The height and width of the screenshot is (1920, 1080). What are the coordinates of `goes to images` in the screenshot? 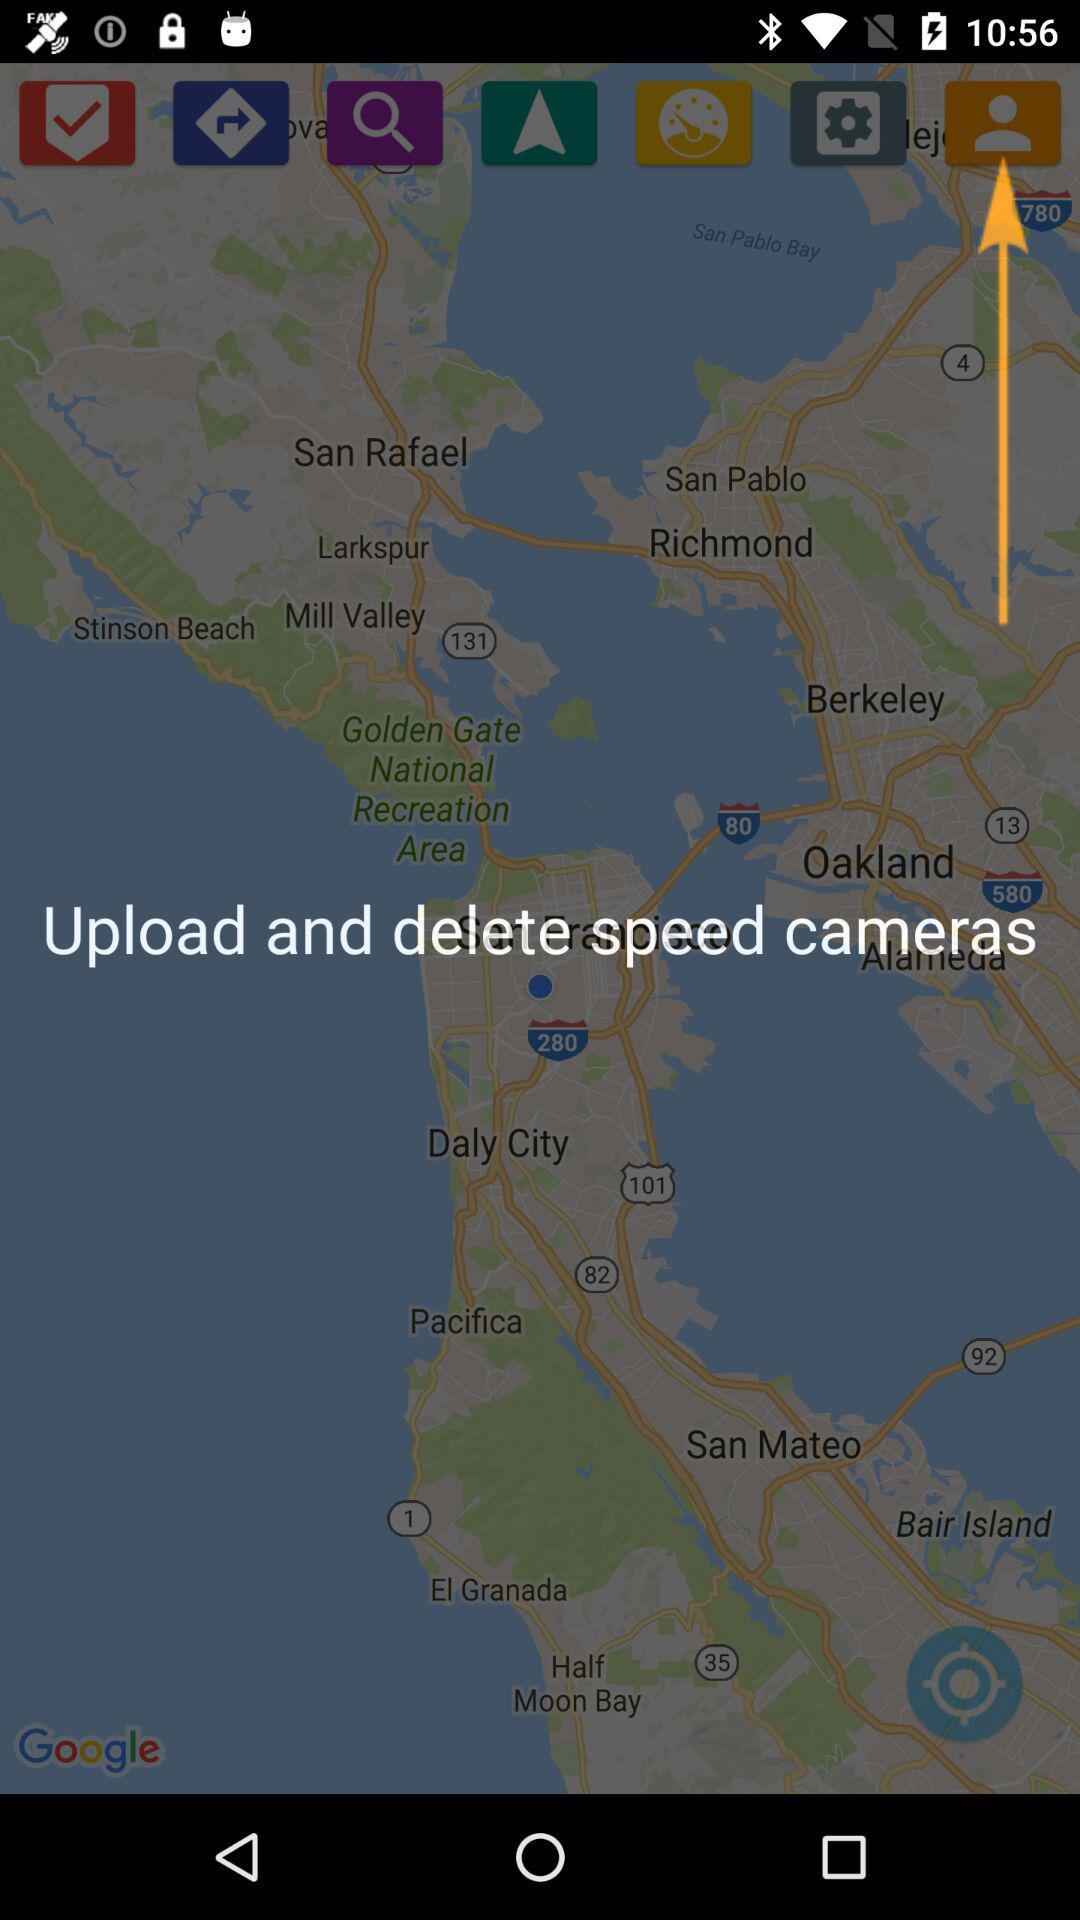 It's located at (692, 121).